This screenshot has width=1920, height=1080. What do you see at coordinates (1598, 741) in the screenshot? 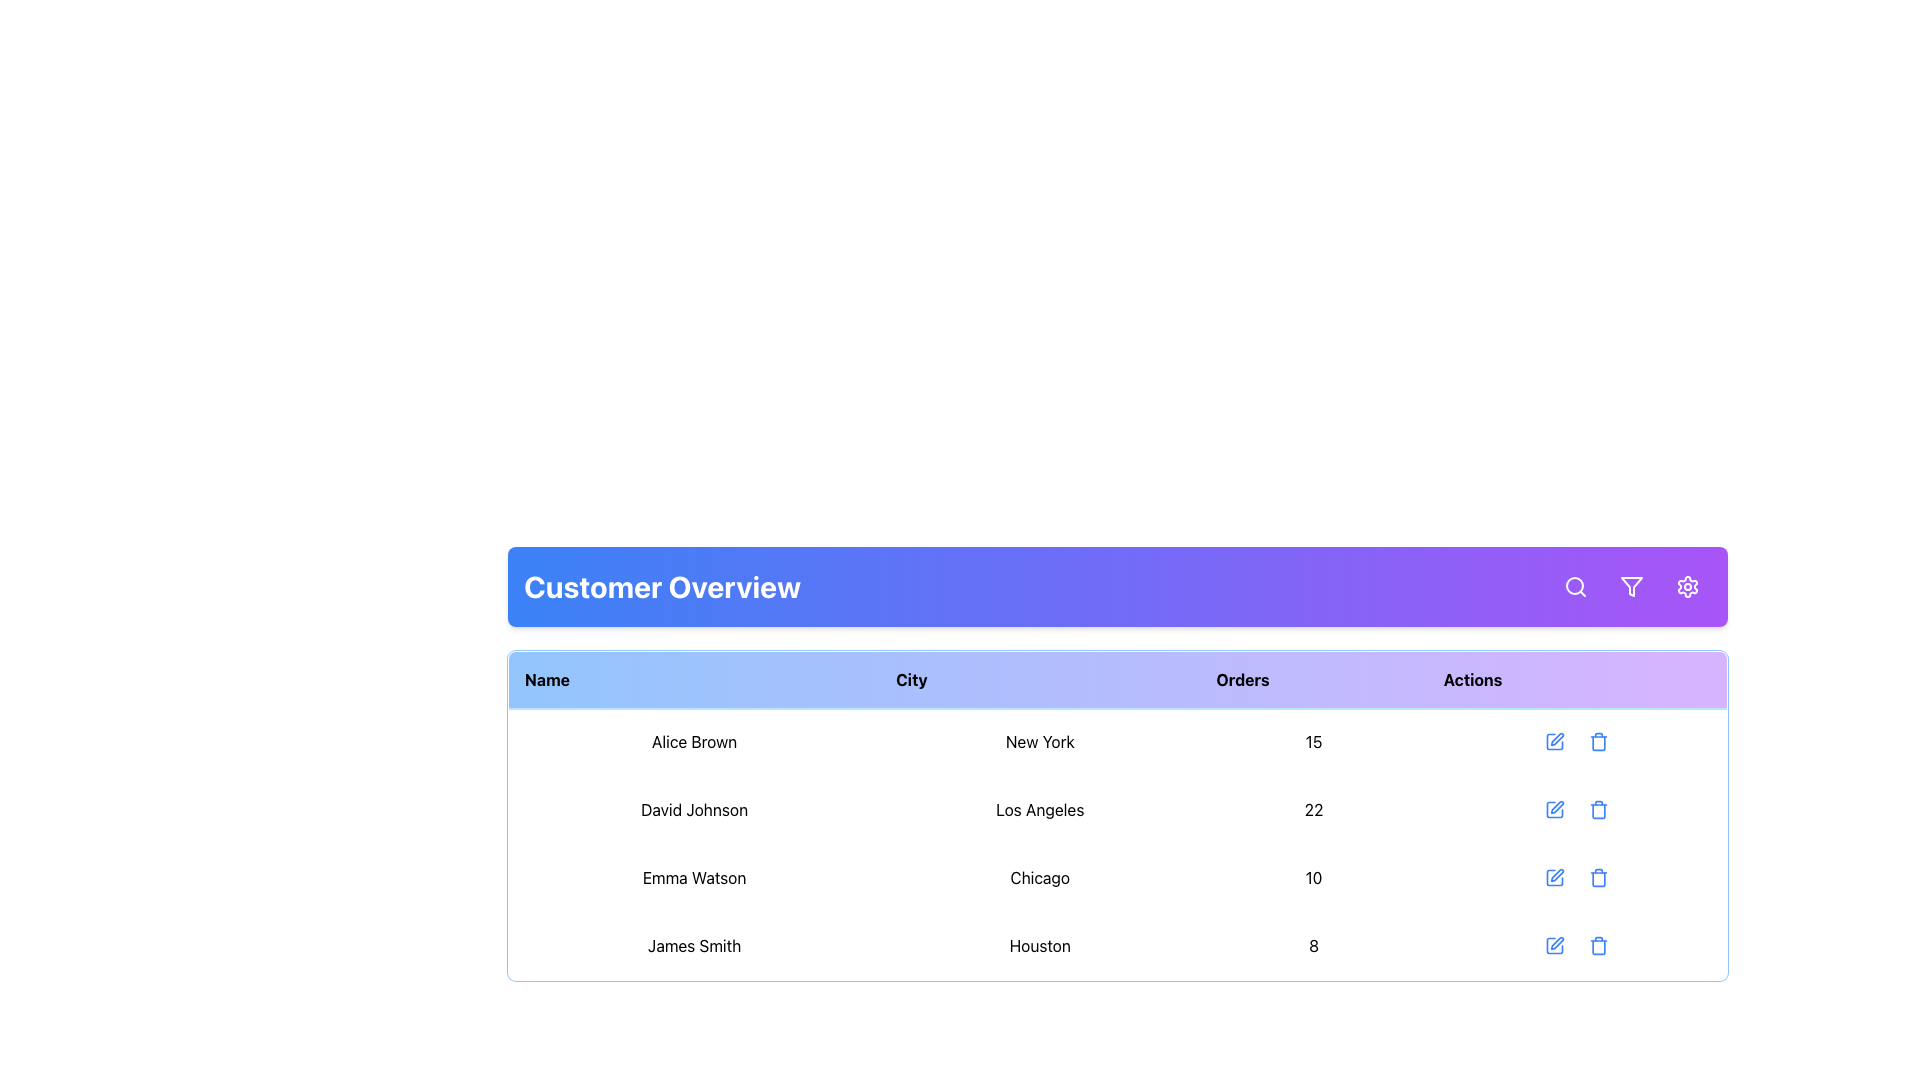
I see `the trash can icon button located in the 'Actions' column of the first row for 'Alice Brown'` at bounding box center [1598, 741].